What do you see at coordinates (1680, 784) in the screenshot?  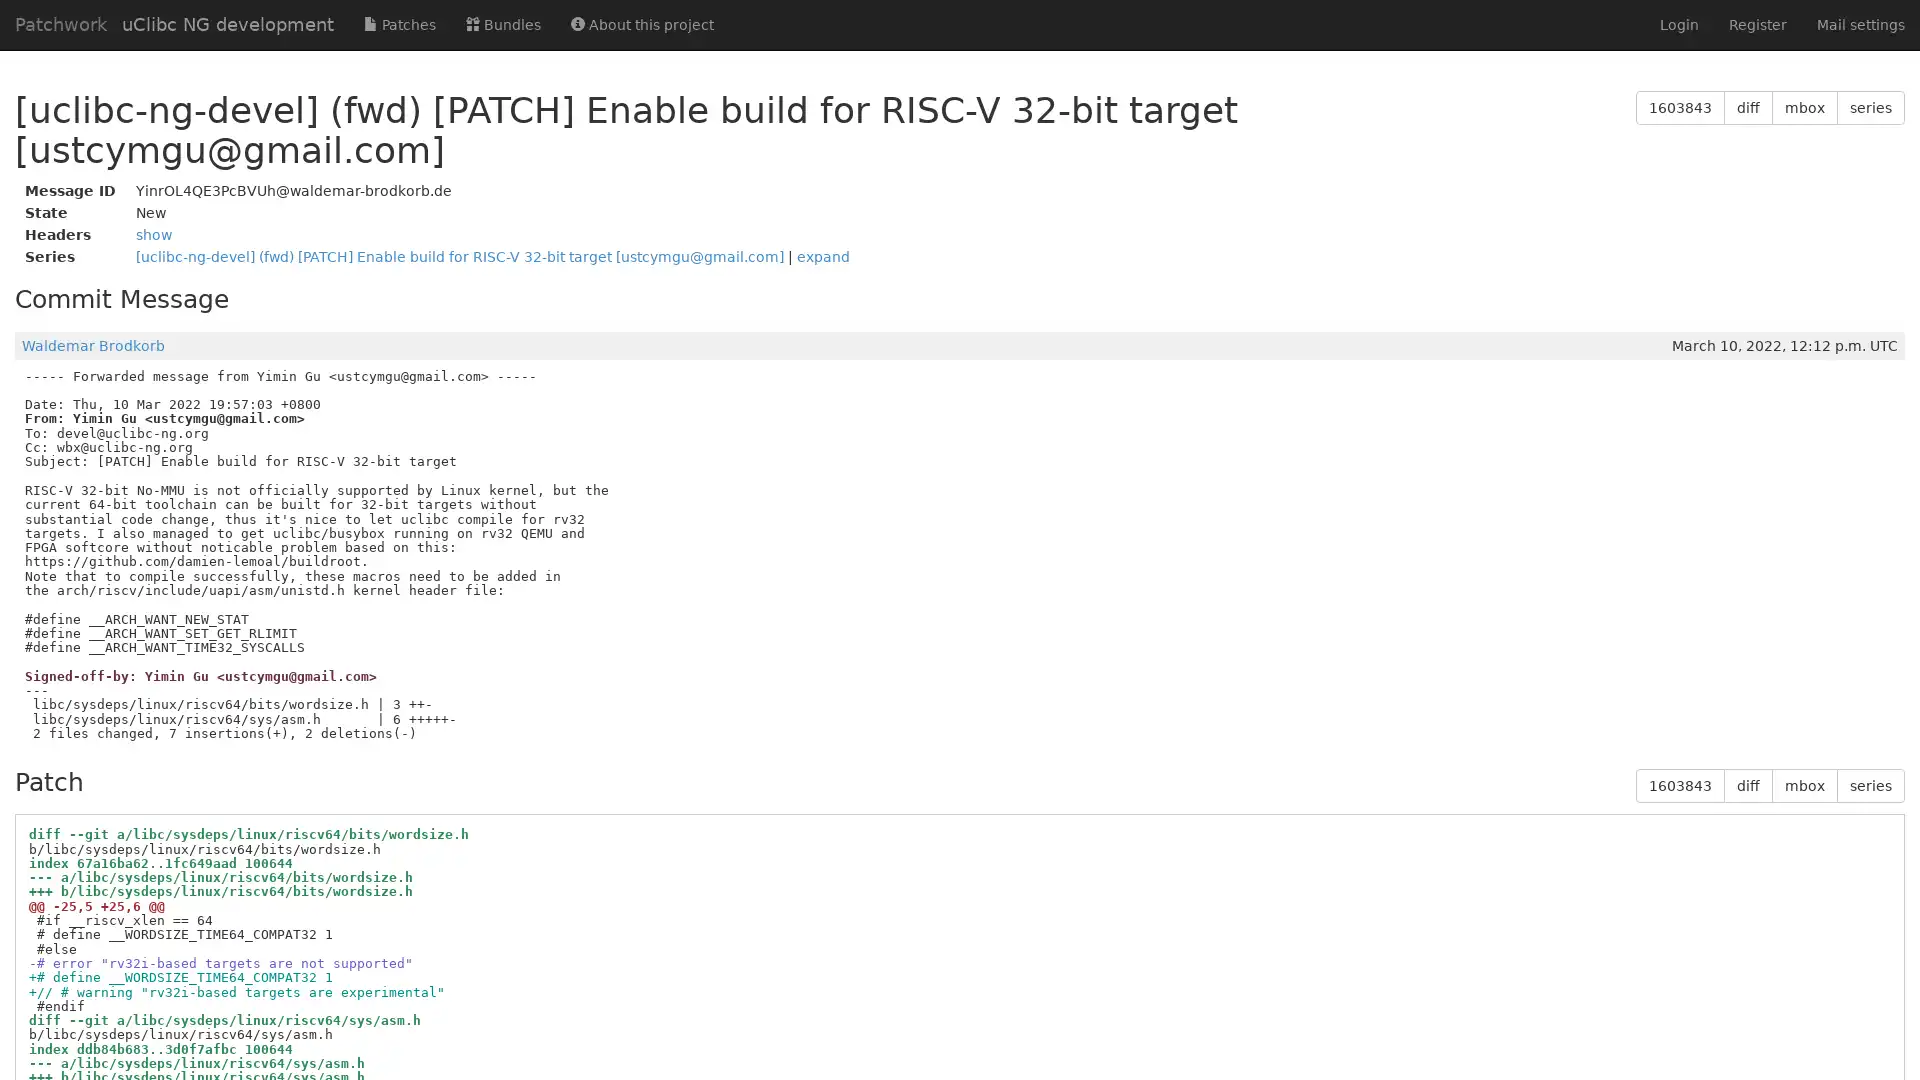 I see `1603843` at bounding box center [1680, 784].